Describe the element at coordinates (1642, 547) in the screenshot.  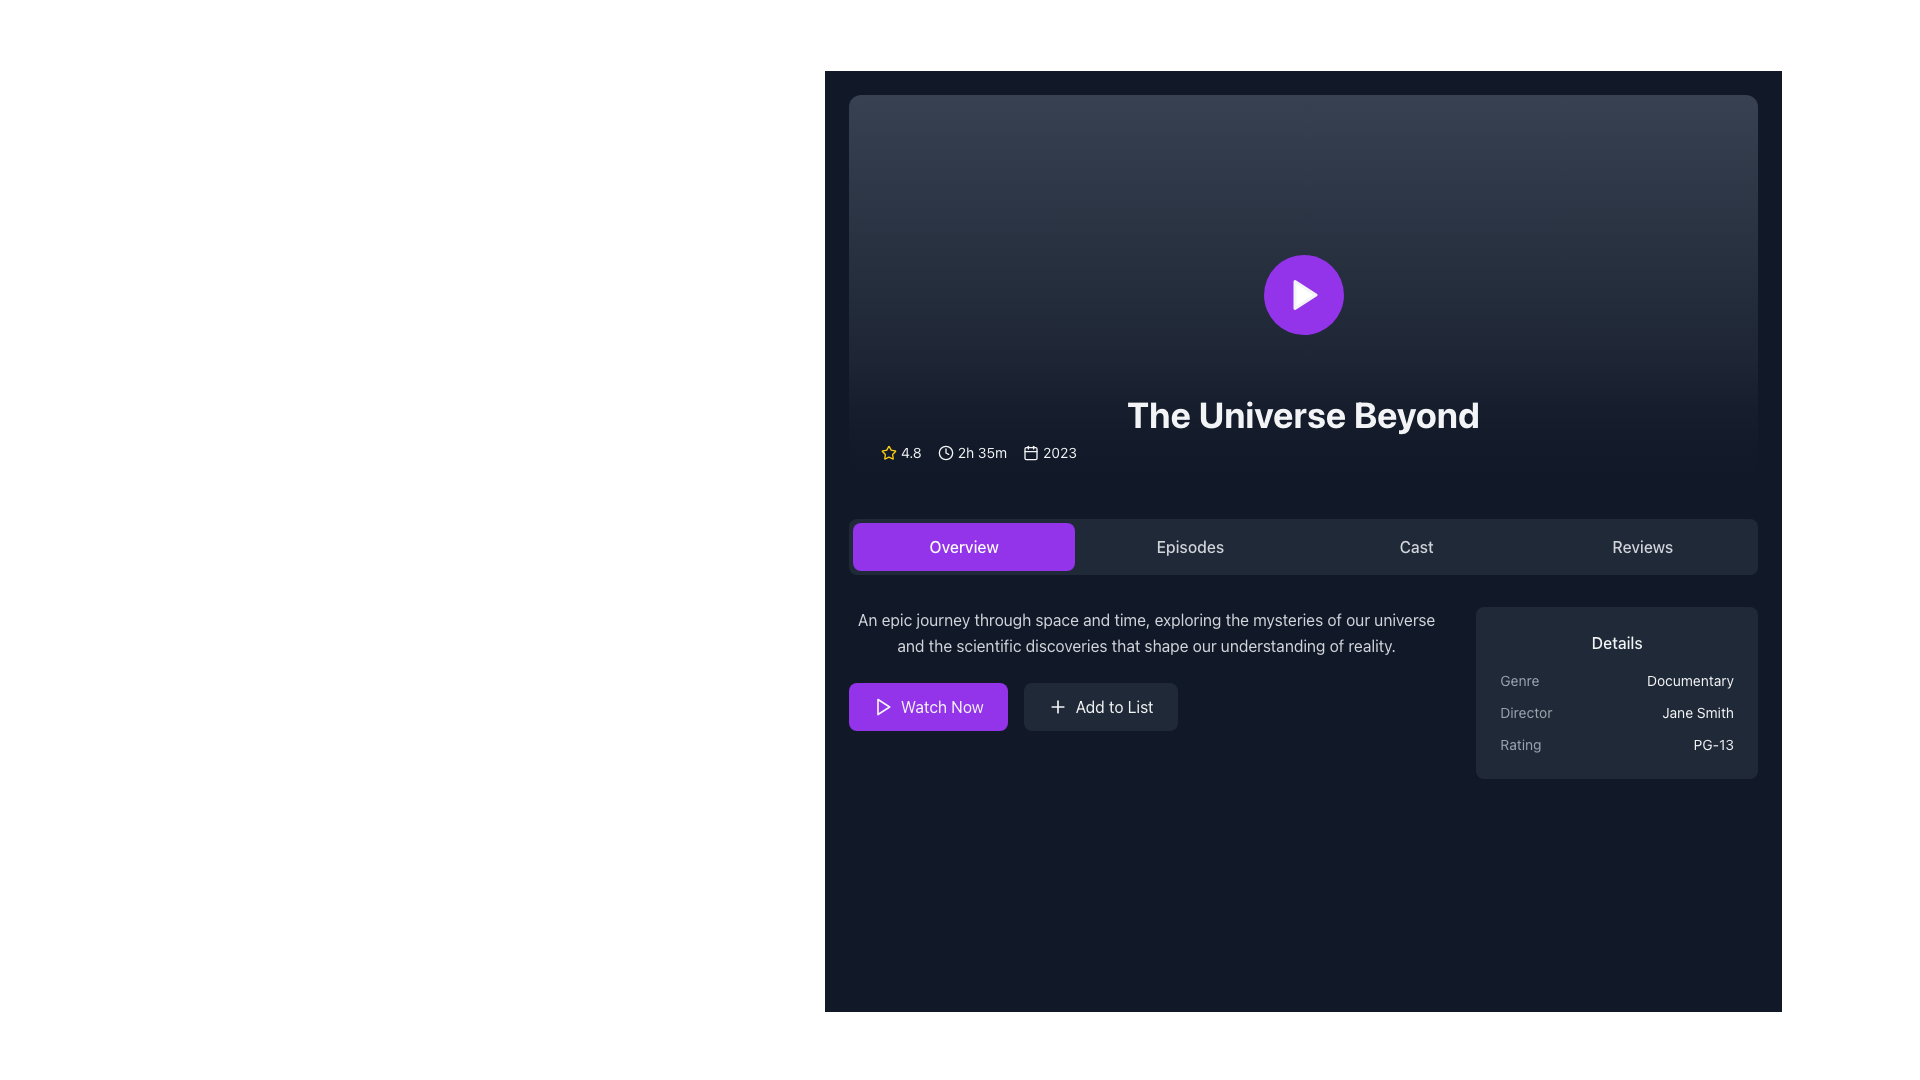
I see `the 'Reviews' button, which is a text button styled with a rounded rectangle shape and has a dark blue background with light gray text, to activate the hover effect` at that location.